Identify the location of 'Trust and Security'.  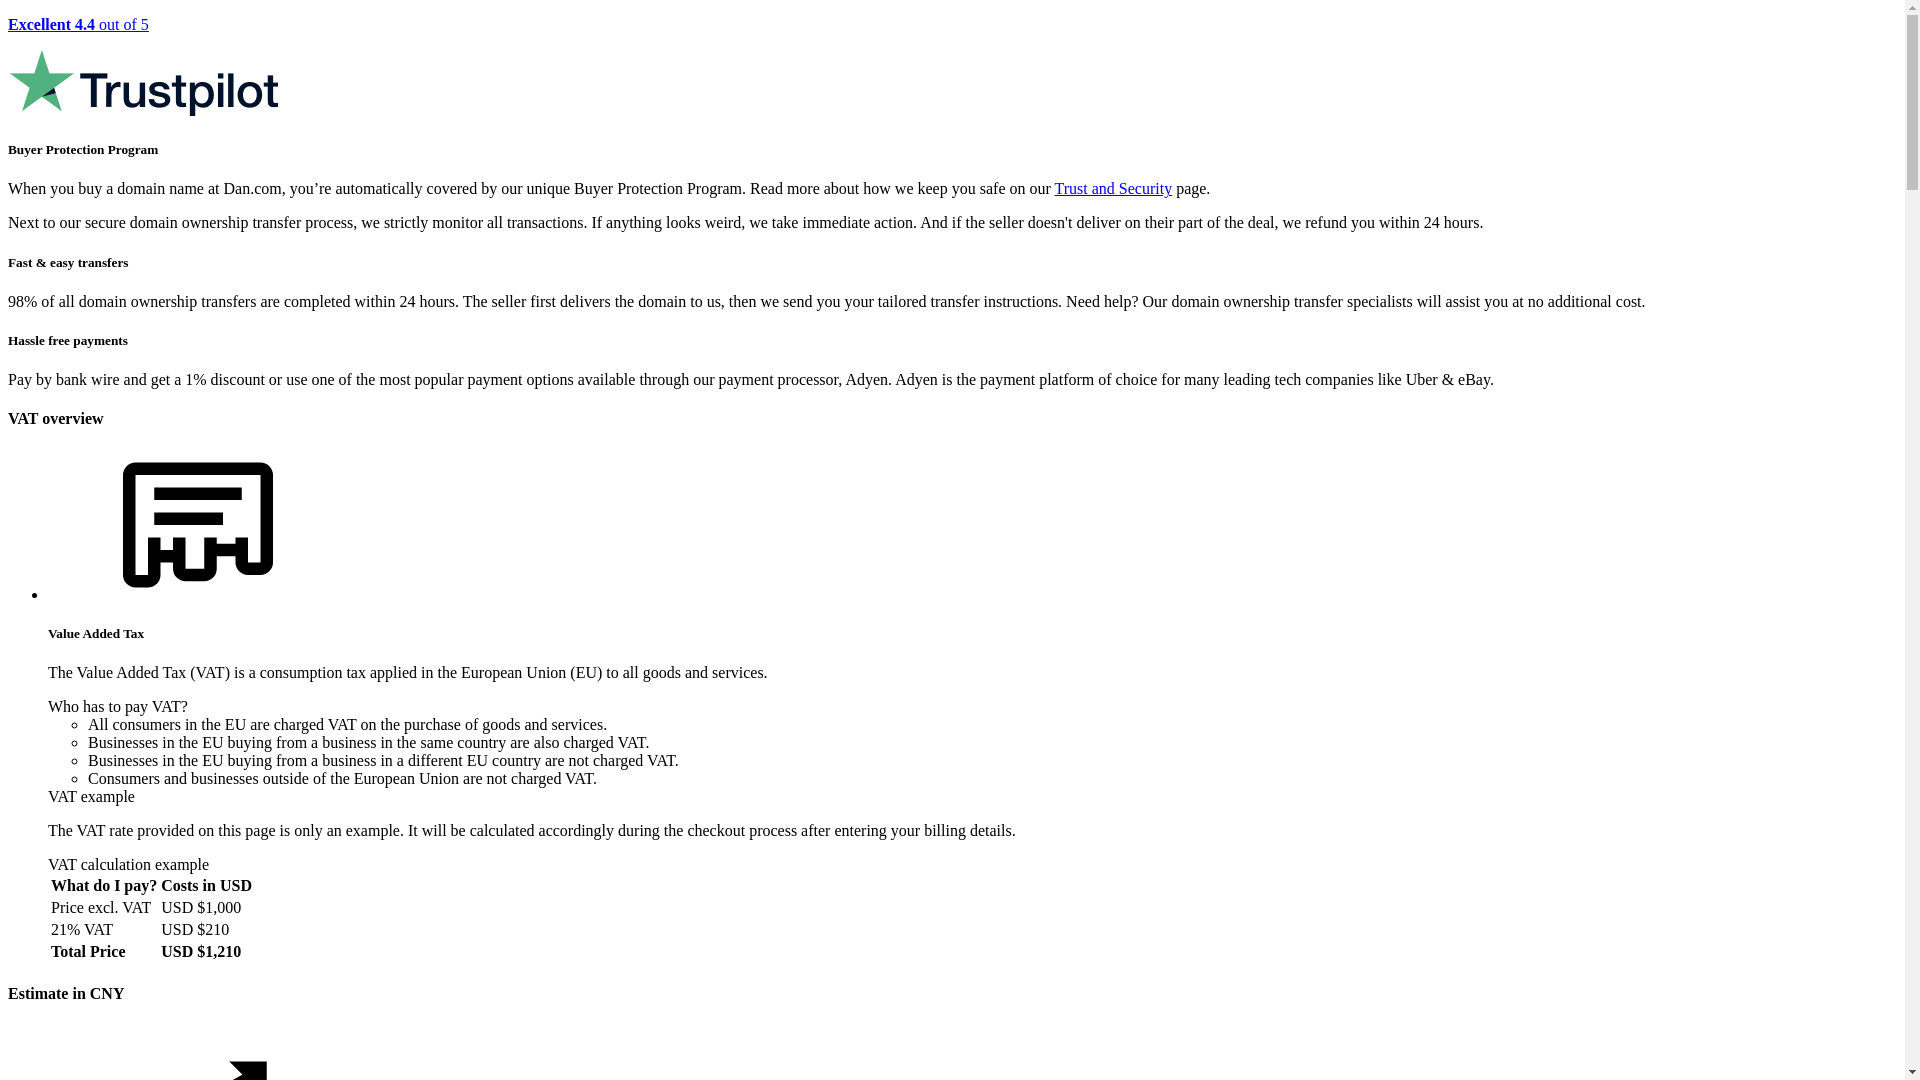
(1112, 188).